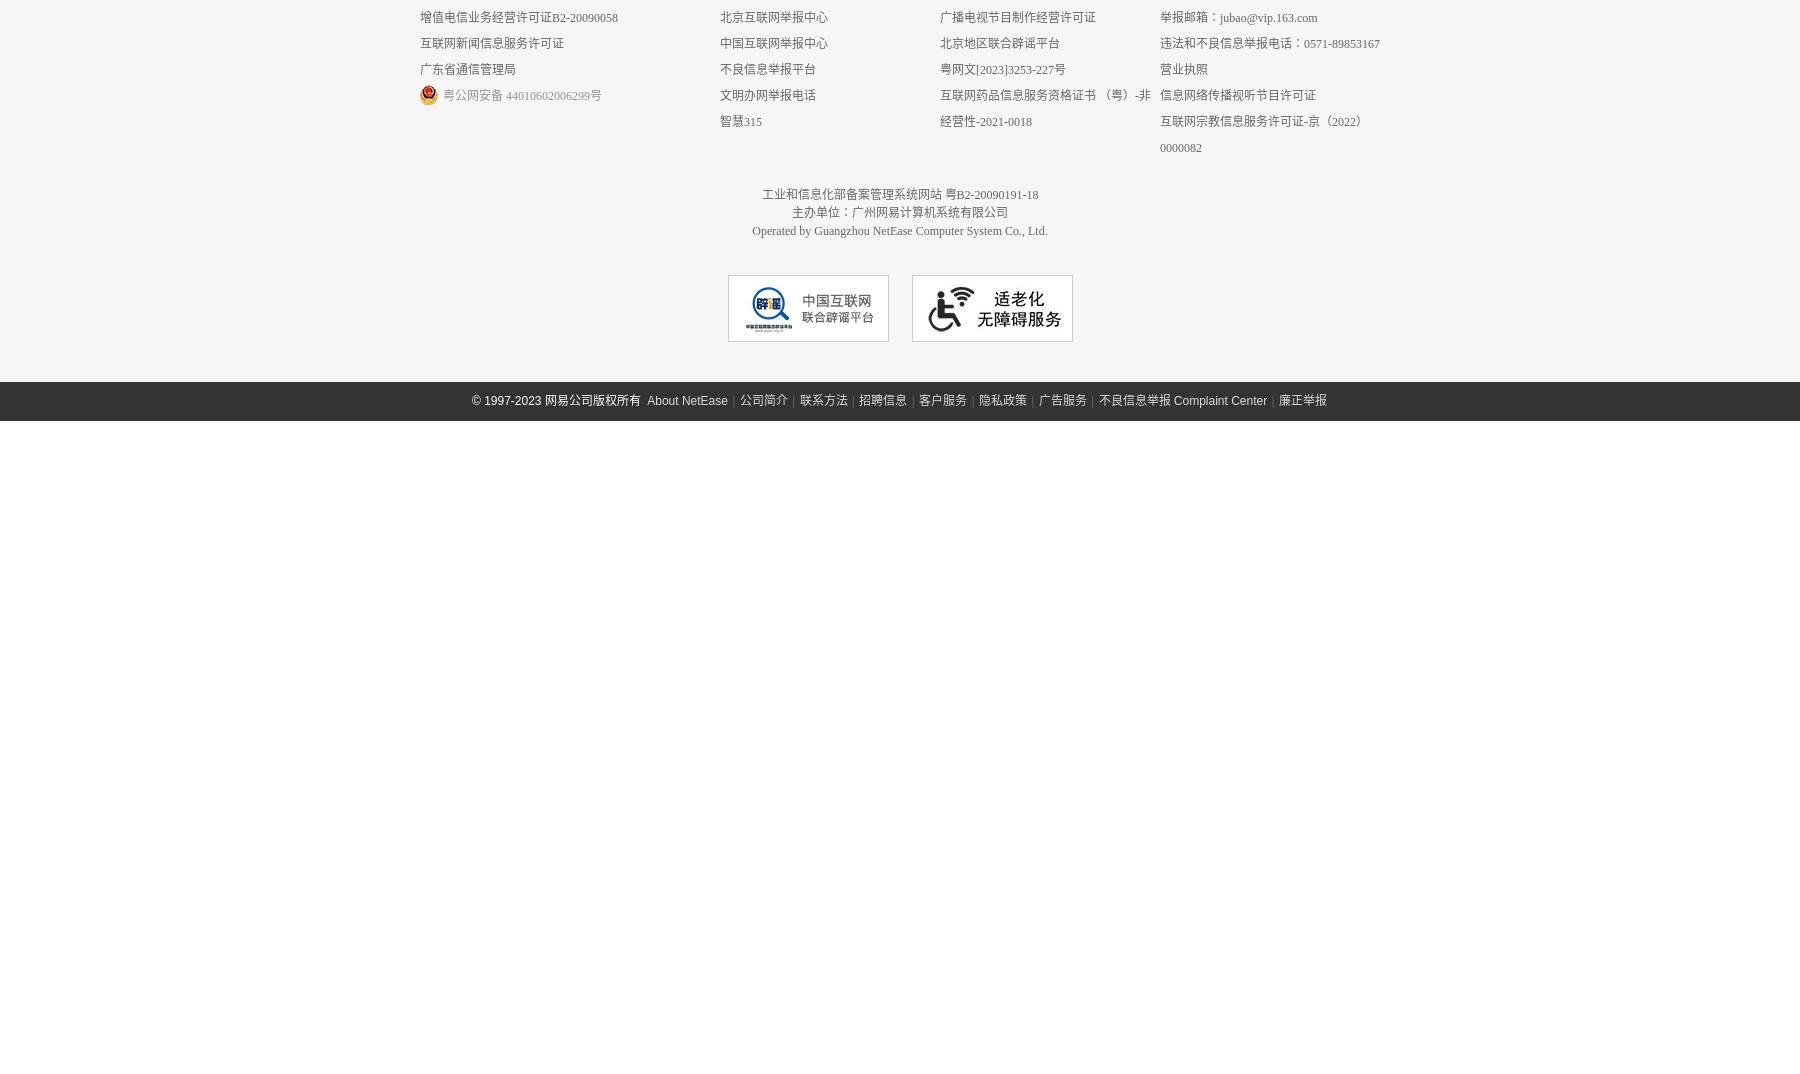 Image resolution: width=1800 pixels, height=1074 pixels. I want to click on '5G', so click(401, 435).